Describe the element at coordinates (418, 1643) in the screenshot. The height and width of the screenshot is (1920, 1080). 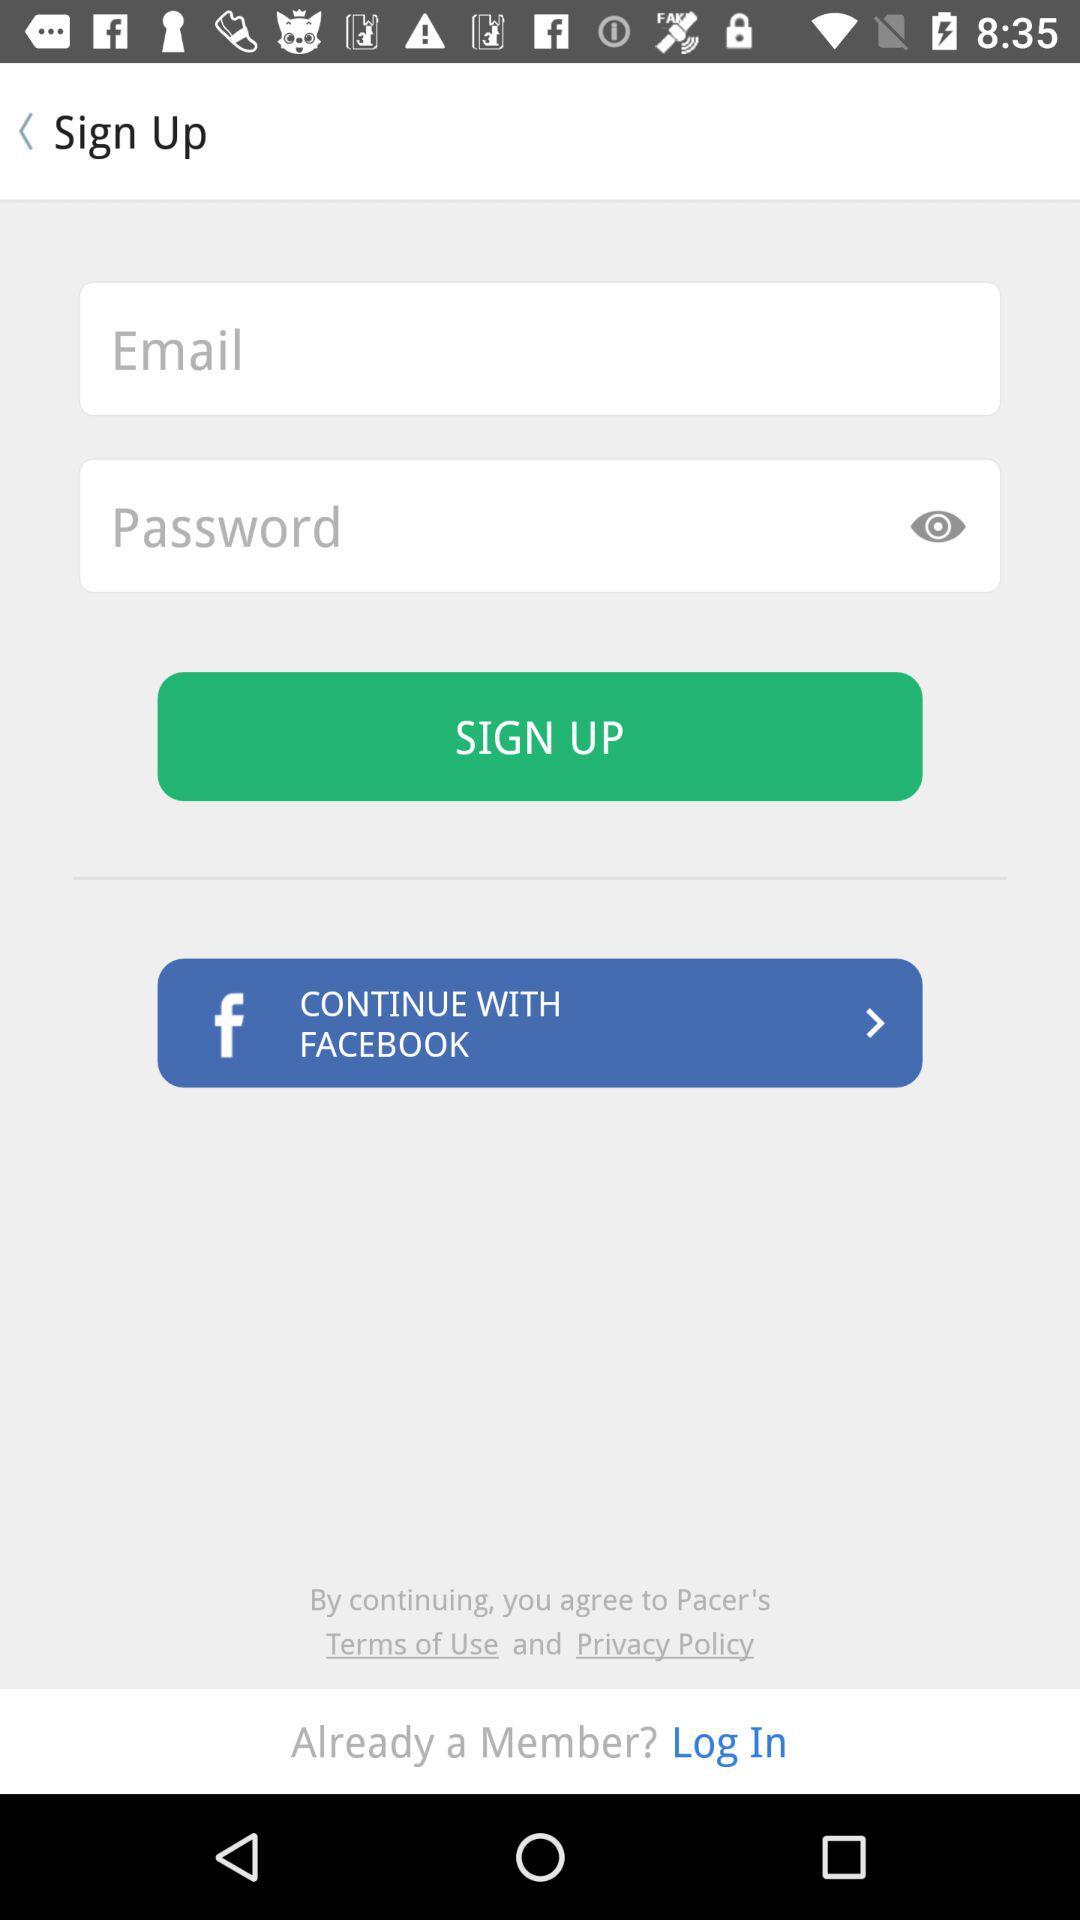
I see `the icon below by continuing you icon` at that location.